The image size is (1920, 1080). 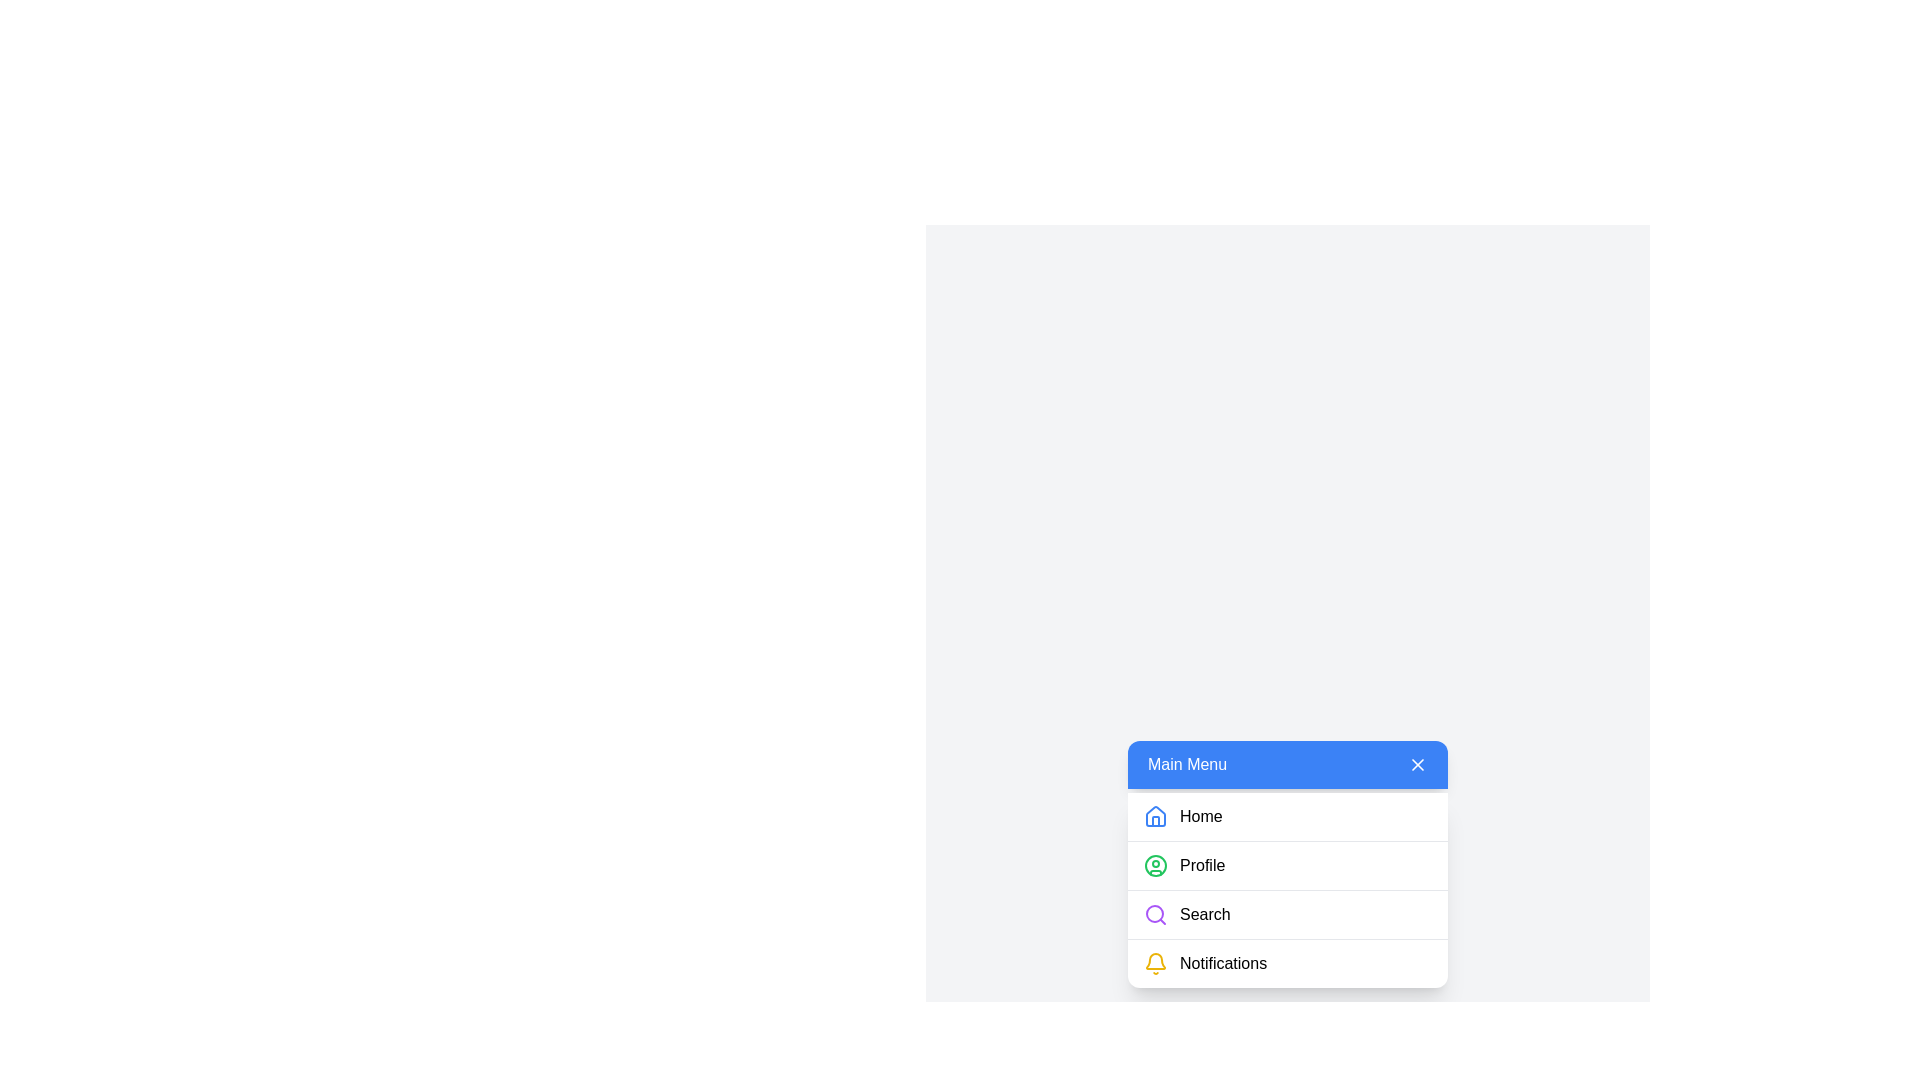 What do you see at coordinates (1156, 817) in the screenshot?
I see `the blue house-shaped icon located to the left of the 'Home' text label in the first menu item` at bounding box center [1156, 817].